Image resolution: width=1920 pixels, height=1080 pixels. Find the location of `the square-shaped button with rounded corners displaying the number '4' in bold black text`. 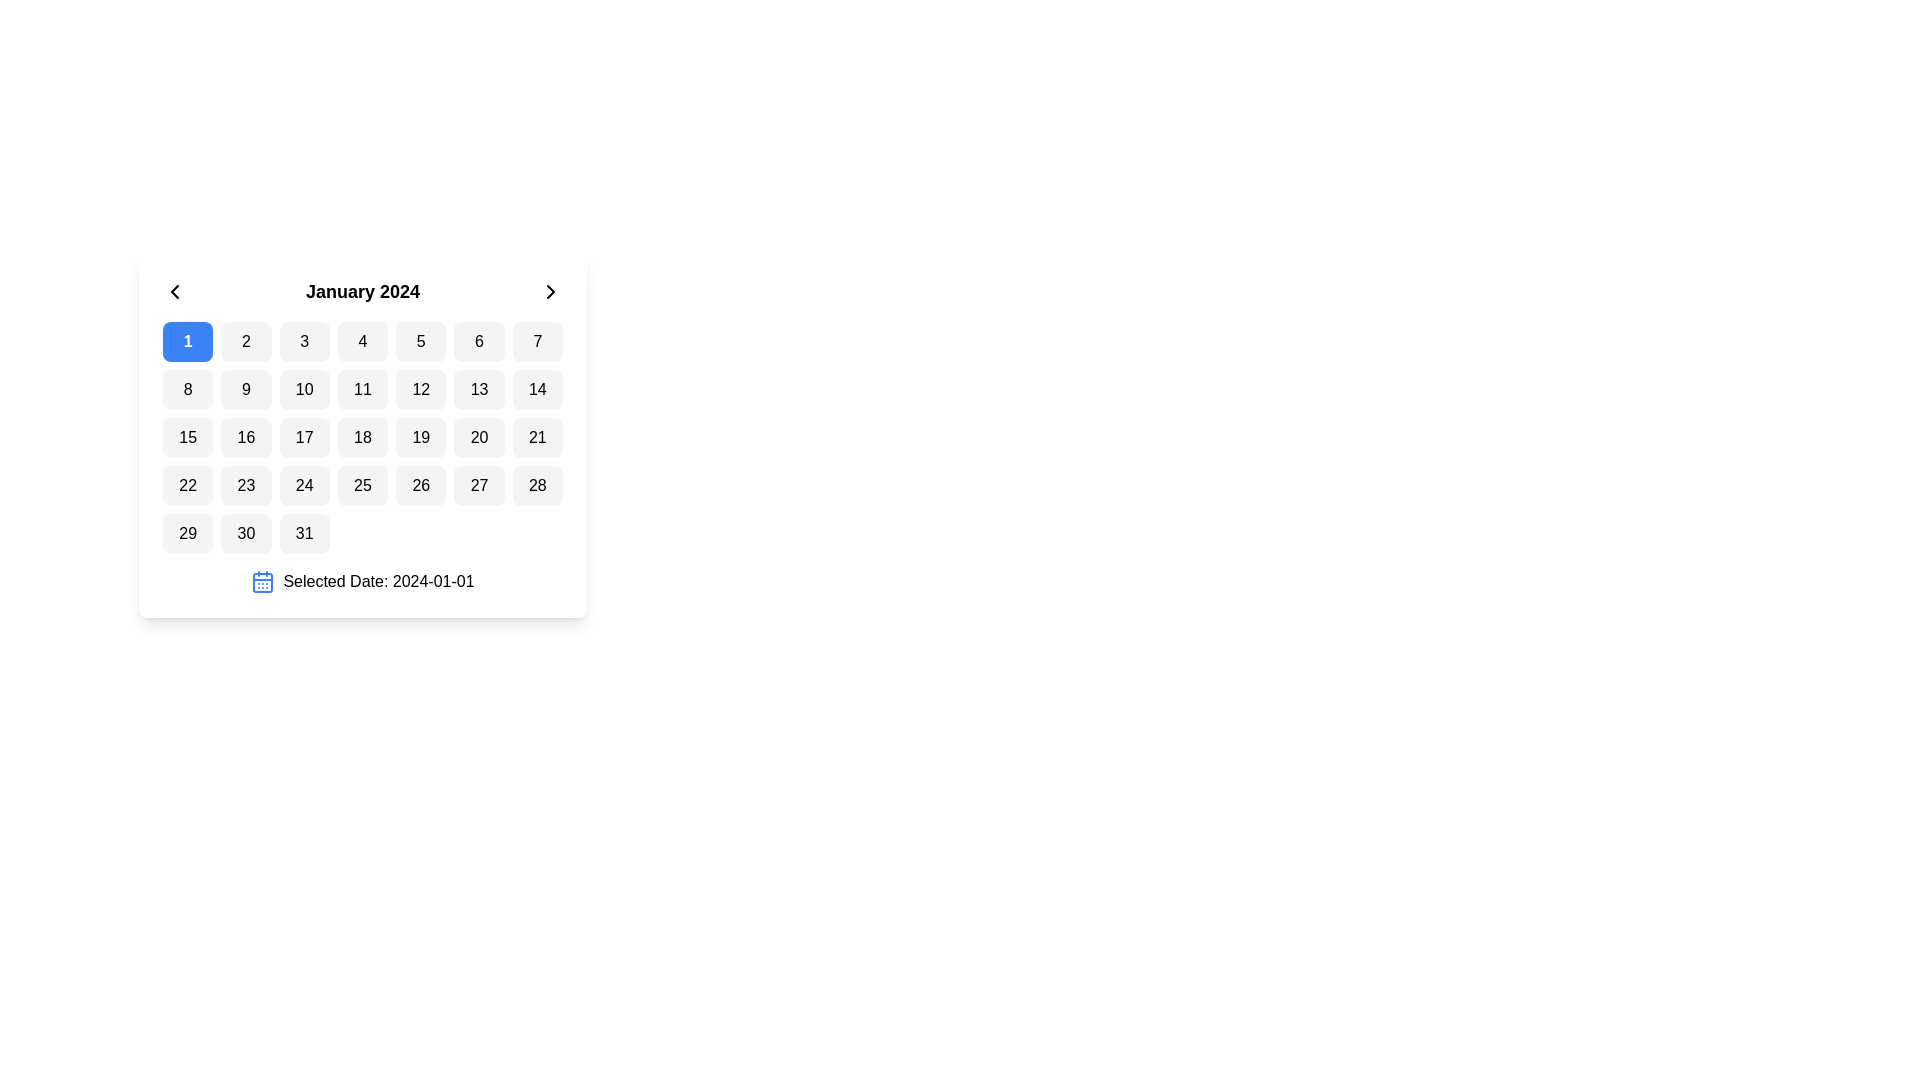

the square-shaped button with rounded corners displaying the number '4' in bold black text is located at coordinates (363, 341).